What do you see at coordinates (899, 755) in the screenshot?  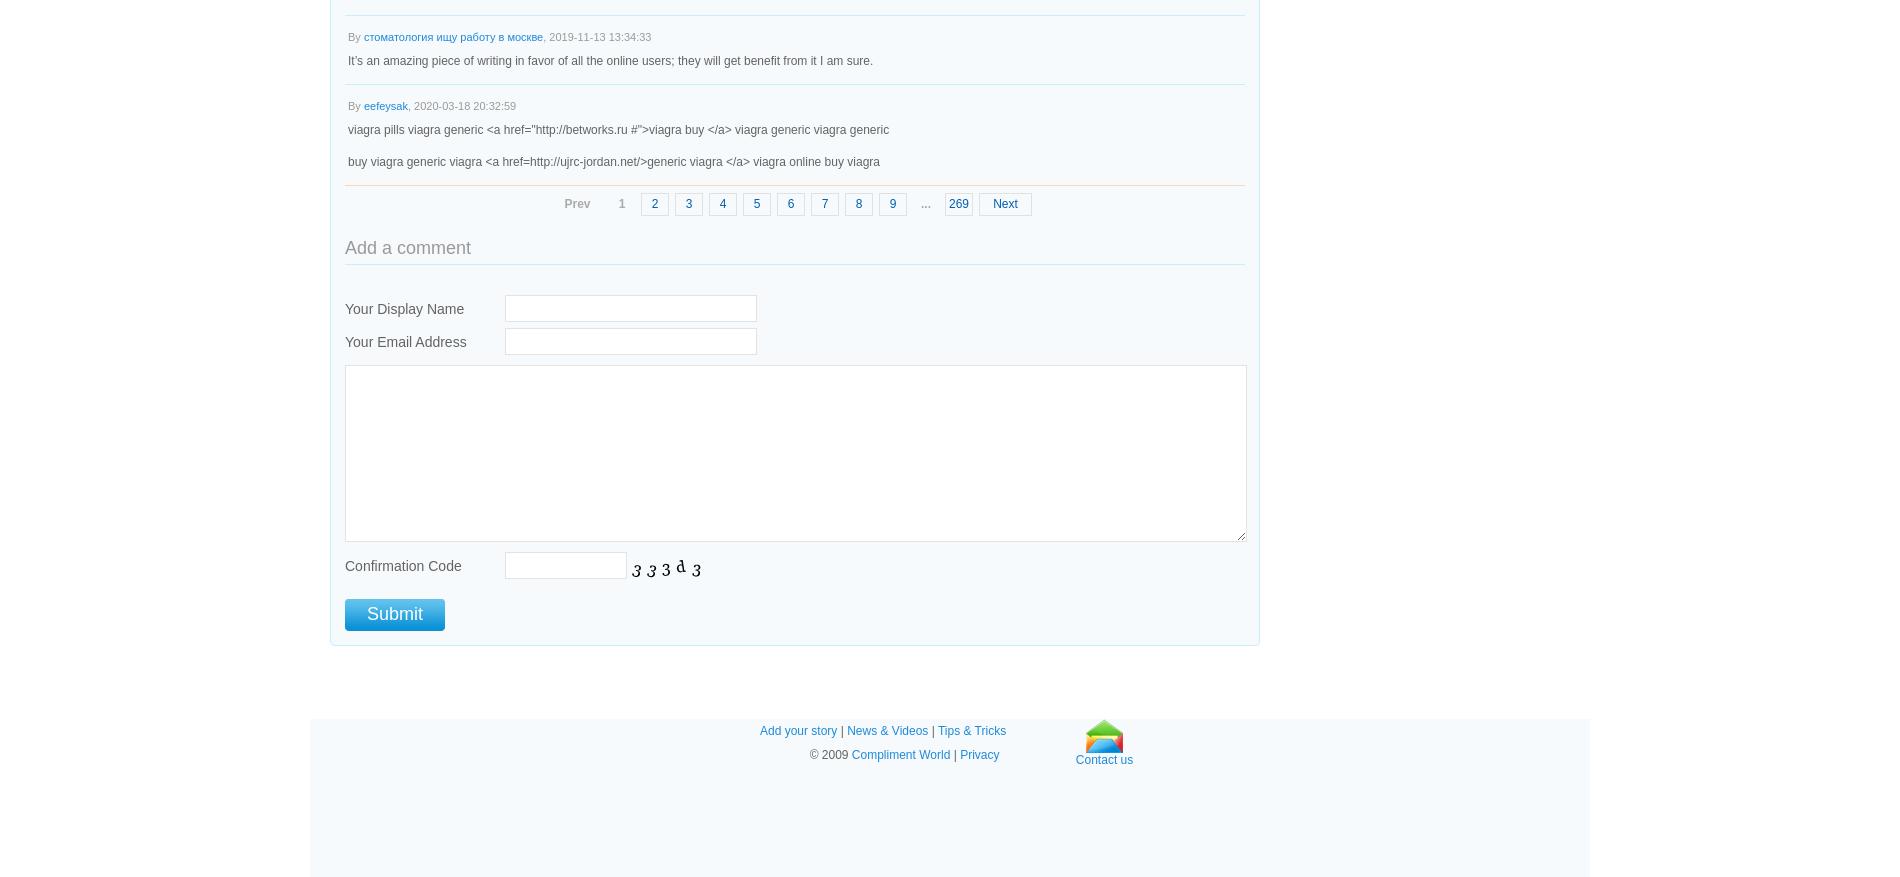 I see `'Compliment World'` at bounding box center [899, 755].